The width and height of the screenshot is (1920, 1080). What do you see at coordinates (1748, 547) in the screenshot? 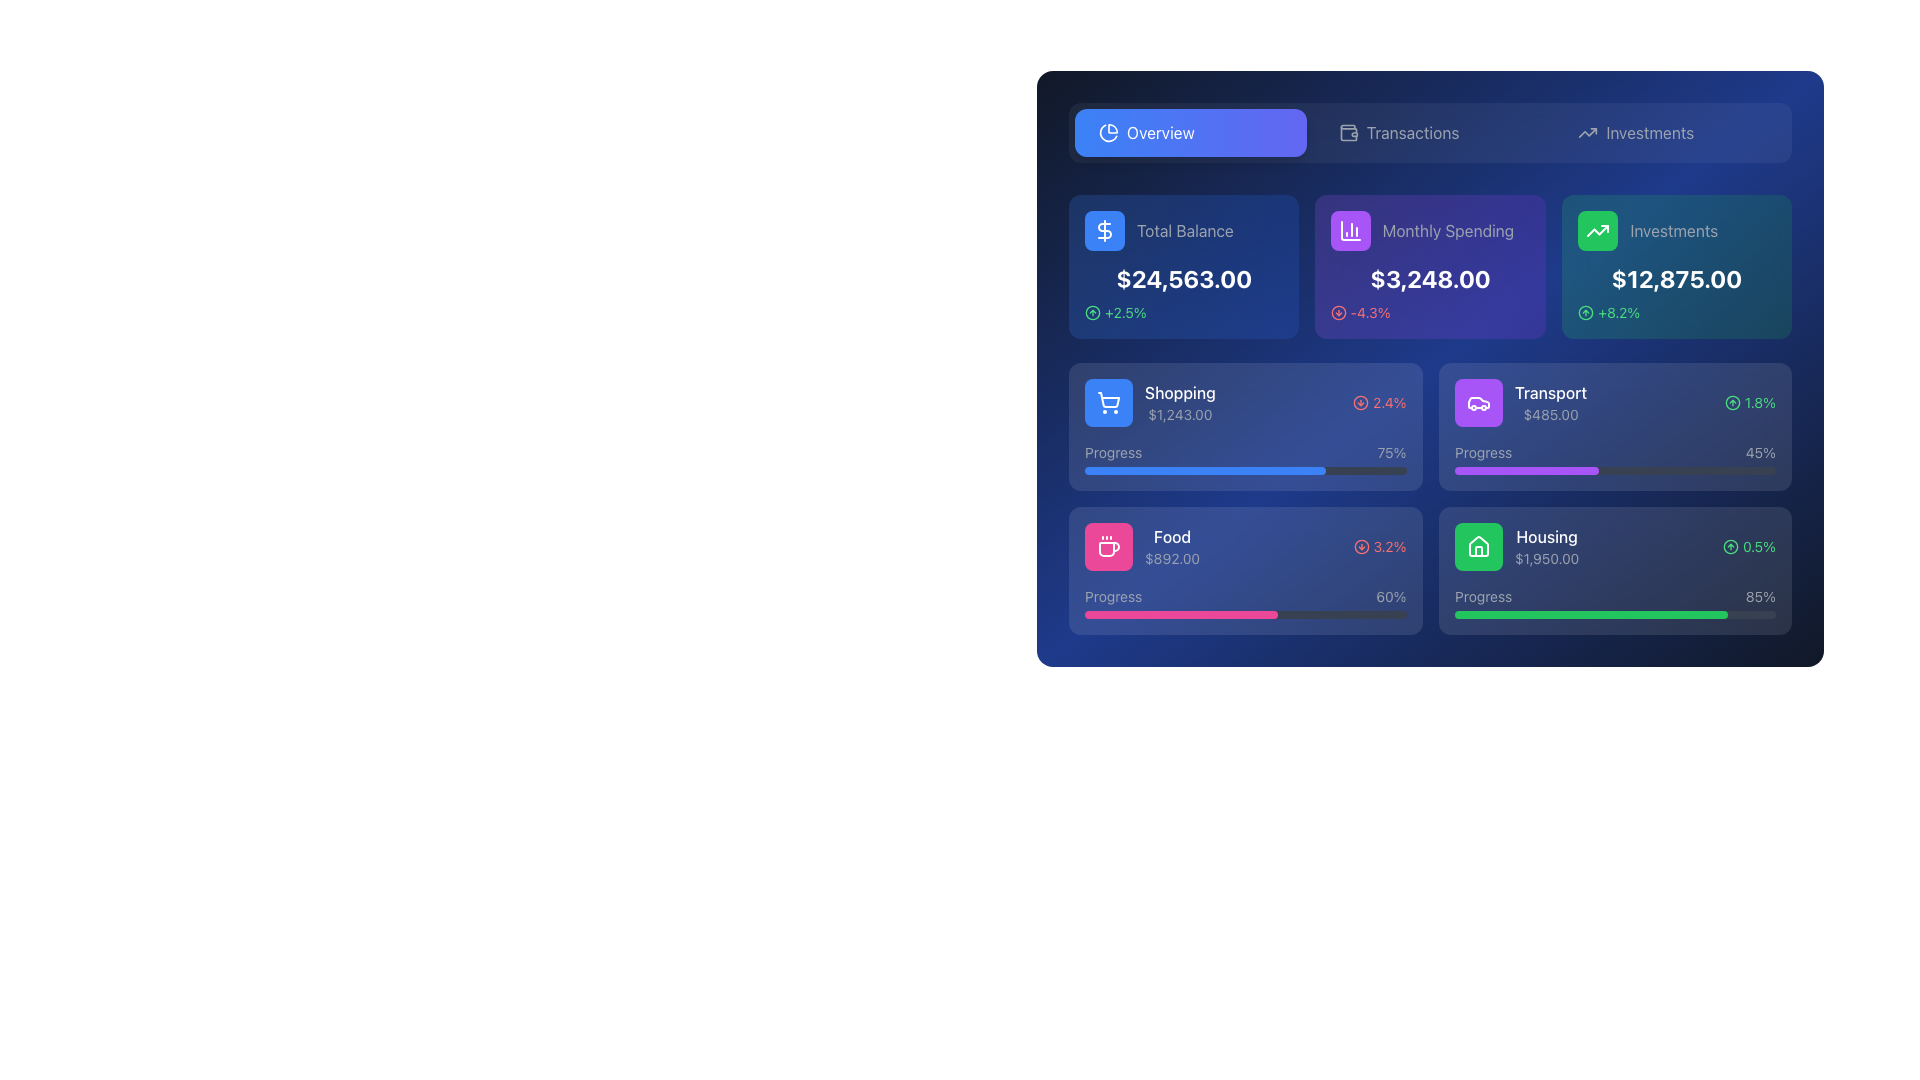
I see `the Text with Icon displaying a 0.5% increase in the 'Housing' category` at bounding box center [1748, 547].